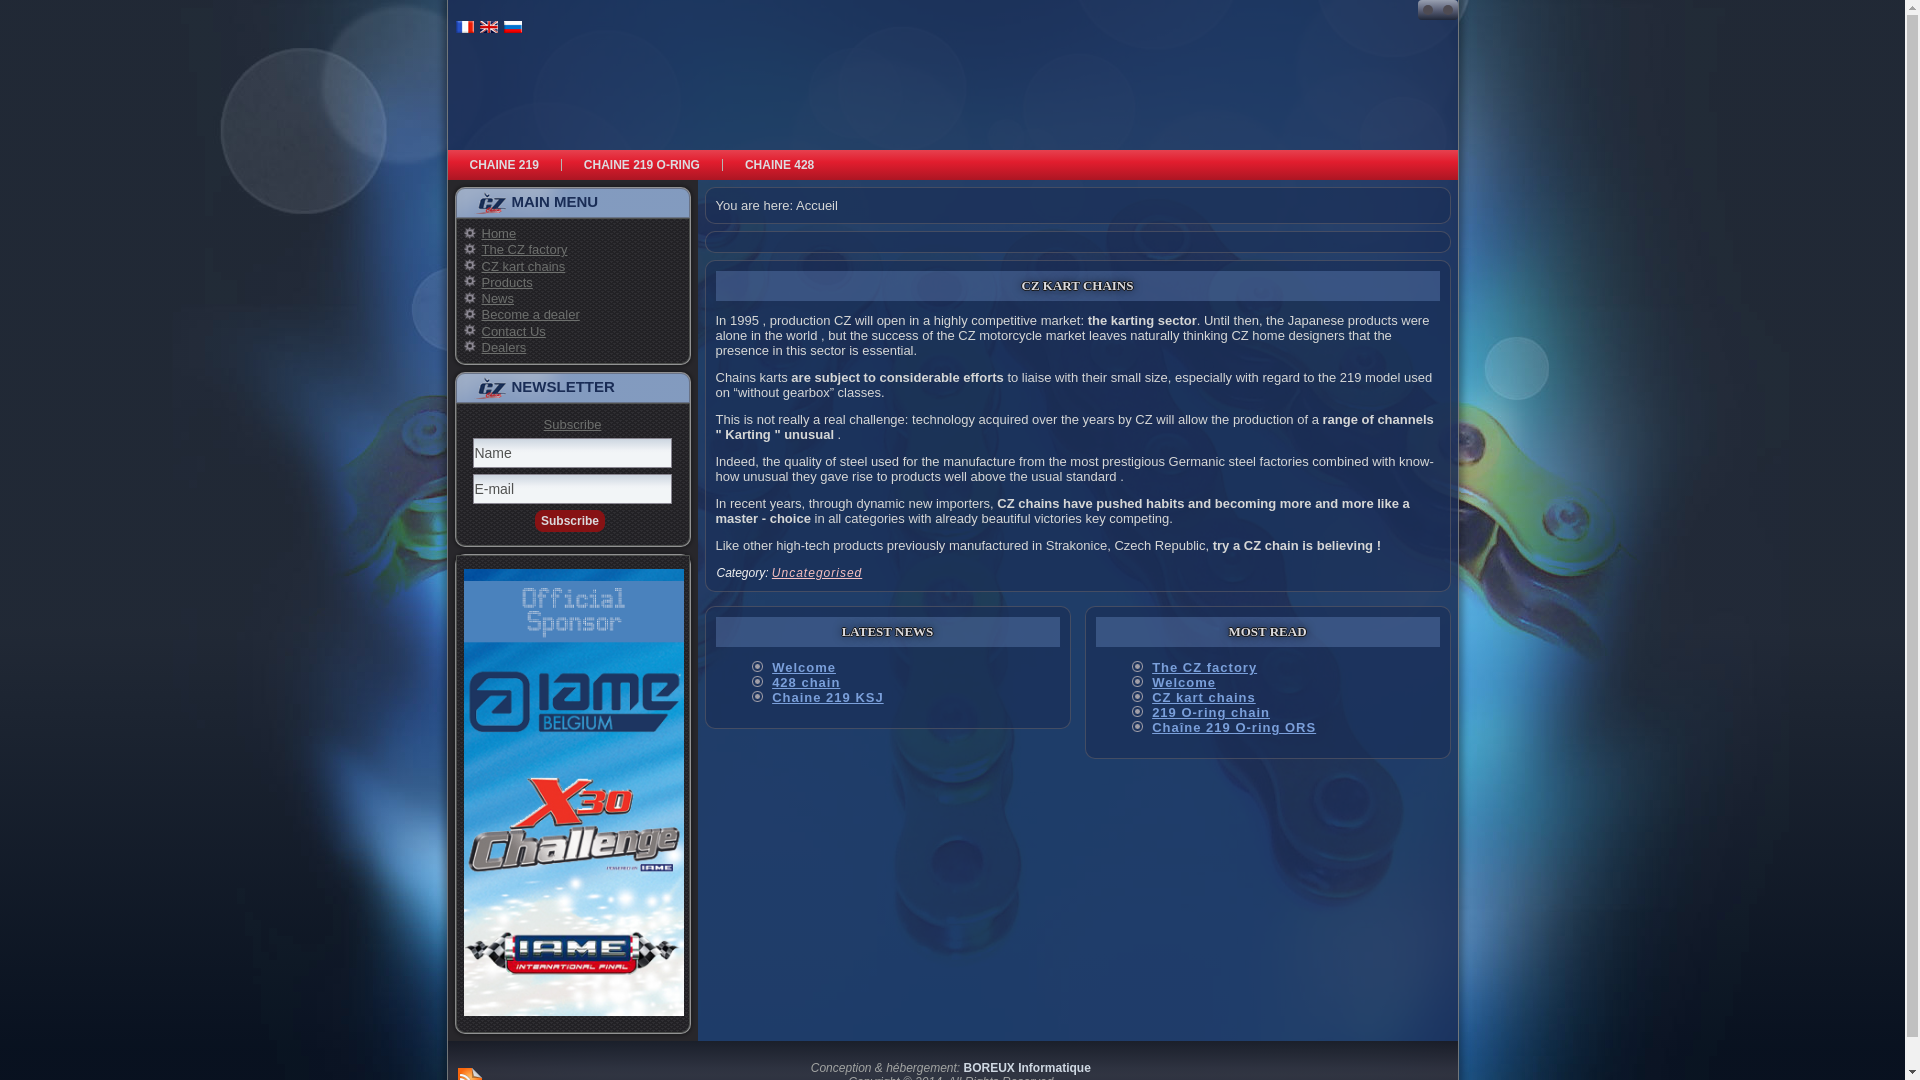  Describe the element at coordinates (499, 232) in the screenshot. I see `'Home'` at that location.